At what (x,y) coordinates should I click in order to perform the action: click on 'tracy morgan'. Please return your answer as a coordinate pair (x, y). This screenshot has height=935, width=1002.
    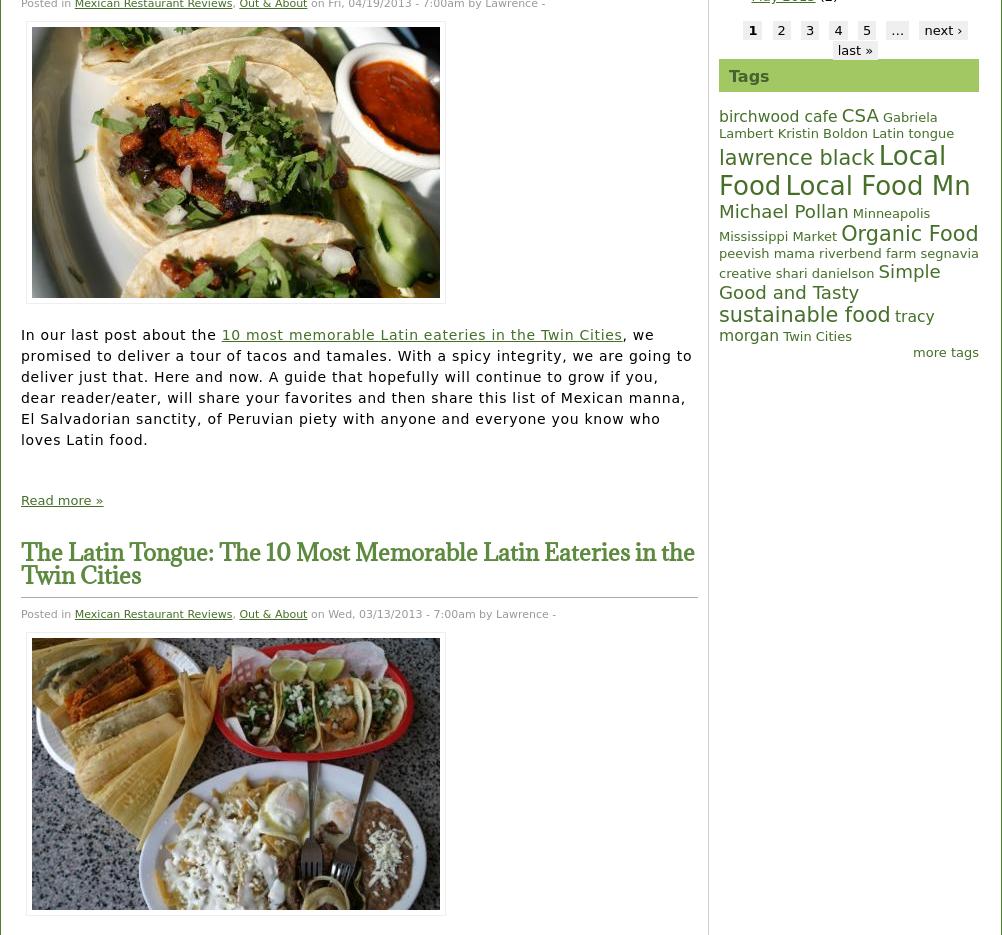
    Looking at the image, I should click on (825, 326).